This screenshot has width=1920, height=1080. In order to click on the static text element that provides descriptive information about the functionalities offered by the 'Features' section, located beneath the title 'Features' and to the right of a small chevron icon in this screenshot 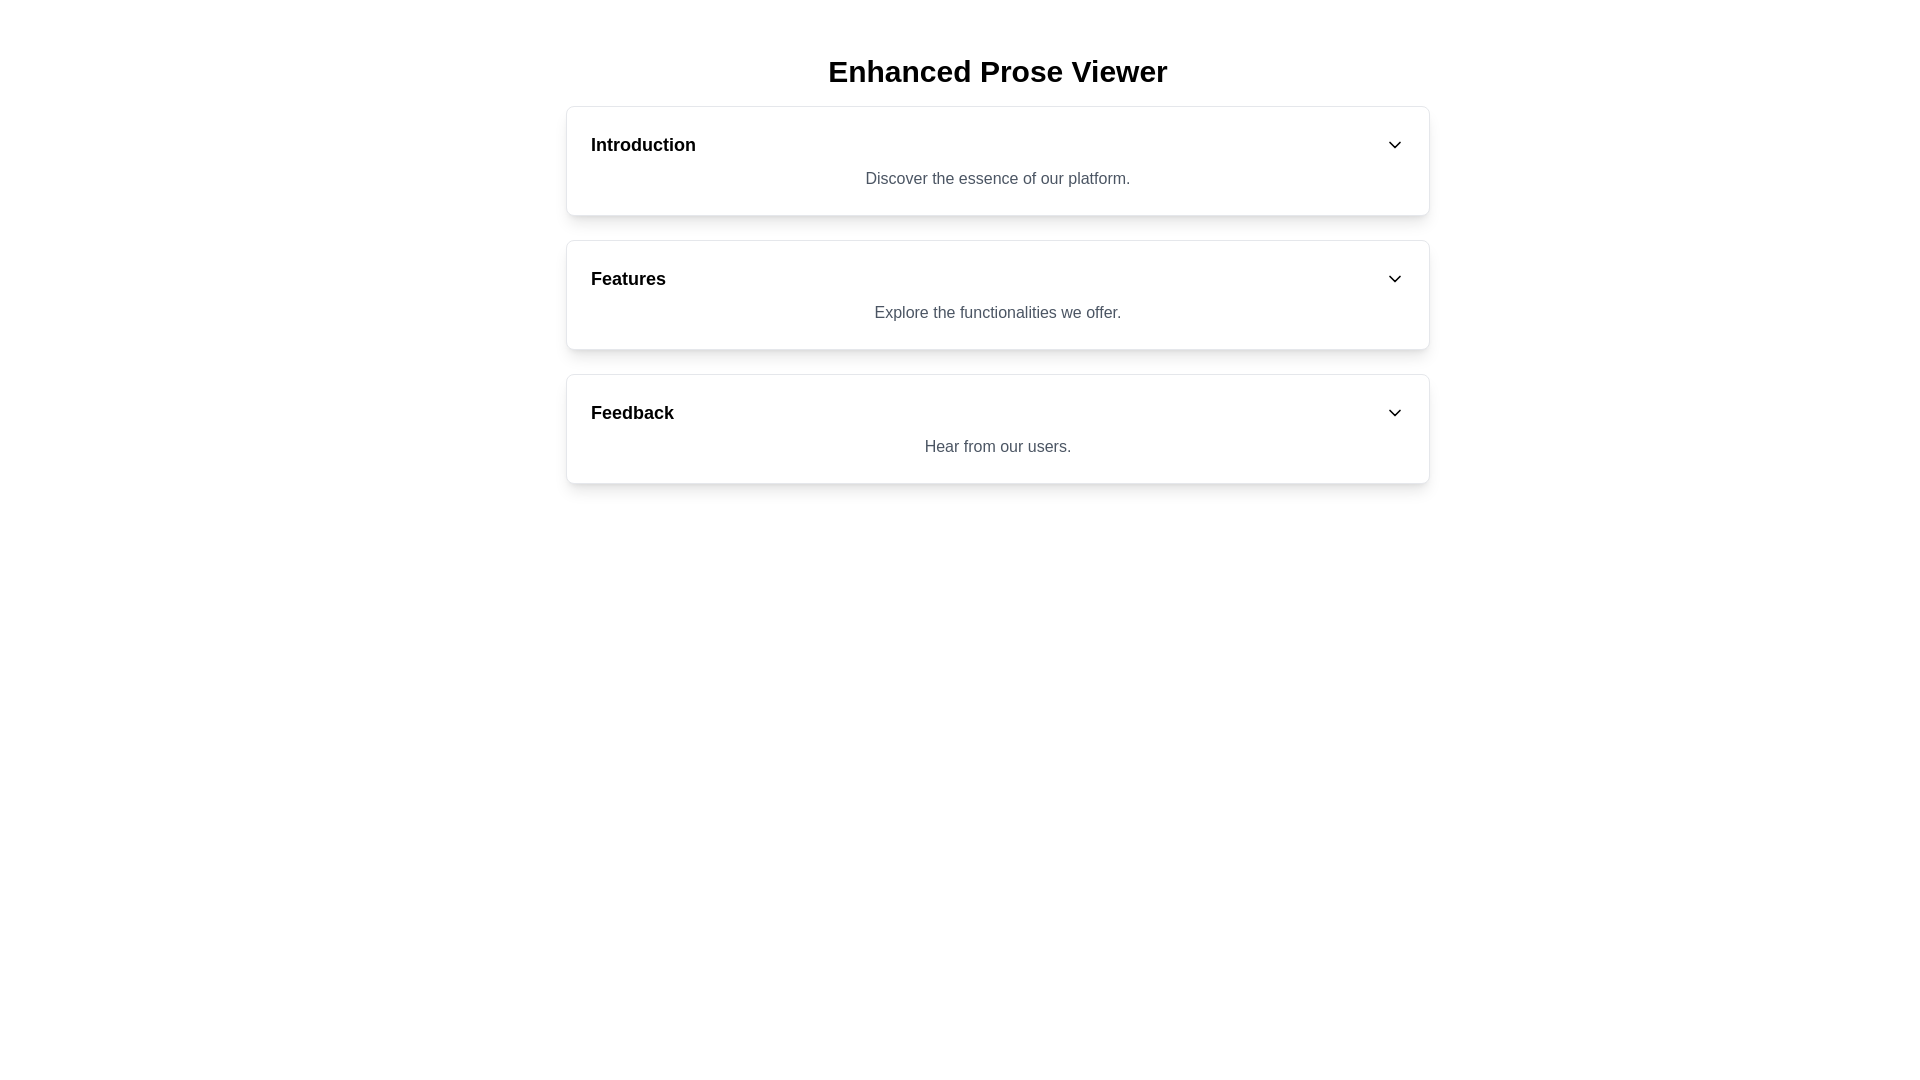, I will do `click(998, 312)`.